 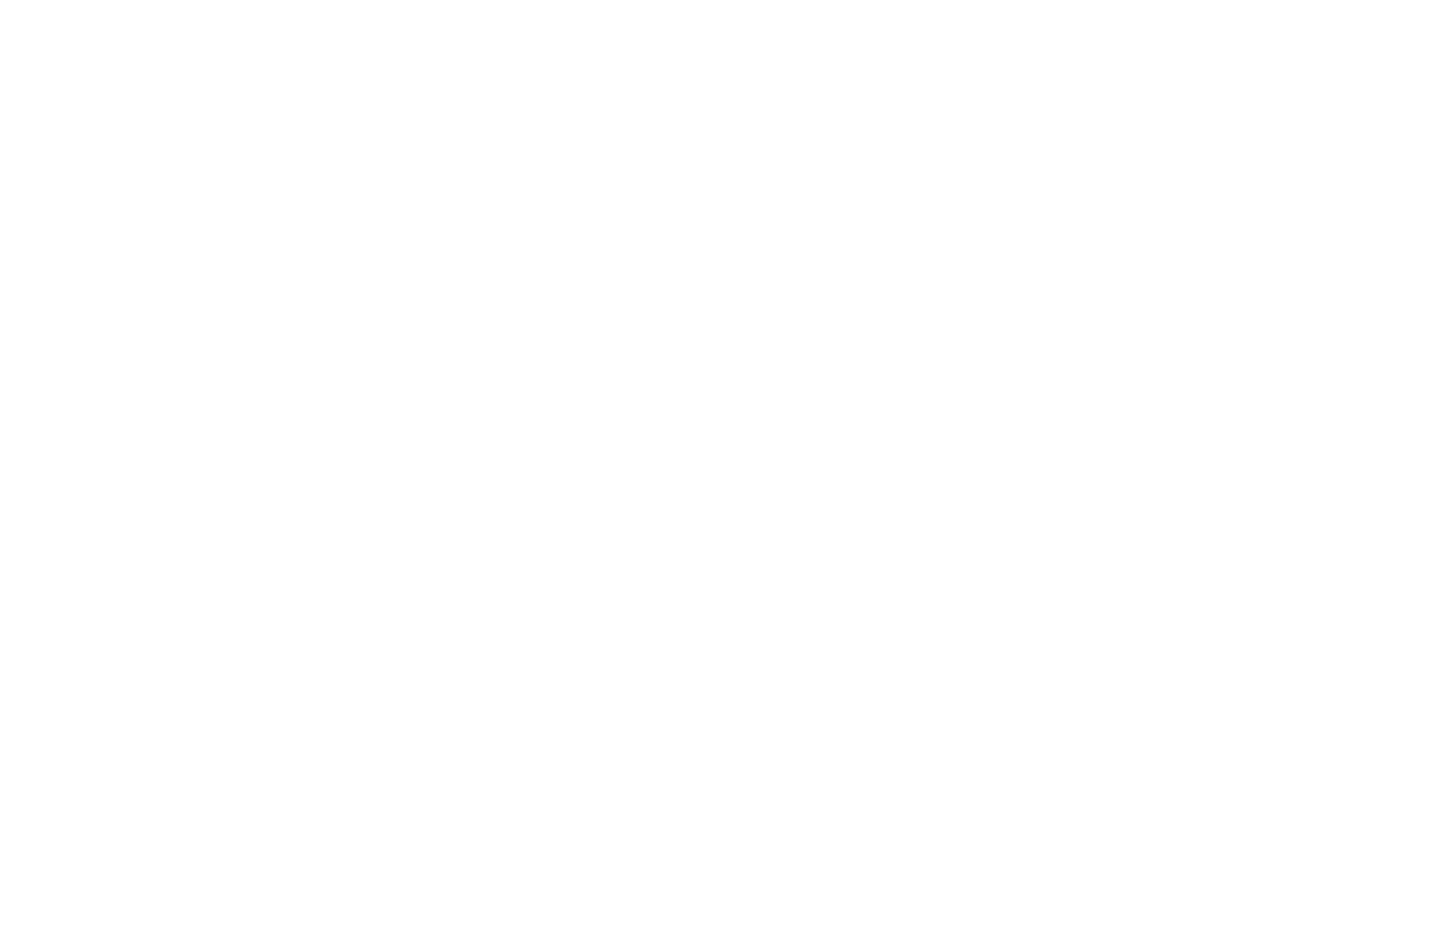 What do you see at coordinates (535, 602) in the screenshot?
I see `'Copenhagen Office:'` at bounding box center [535, 602].